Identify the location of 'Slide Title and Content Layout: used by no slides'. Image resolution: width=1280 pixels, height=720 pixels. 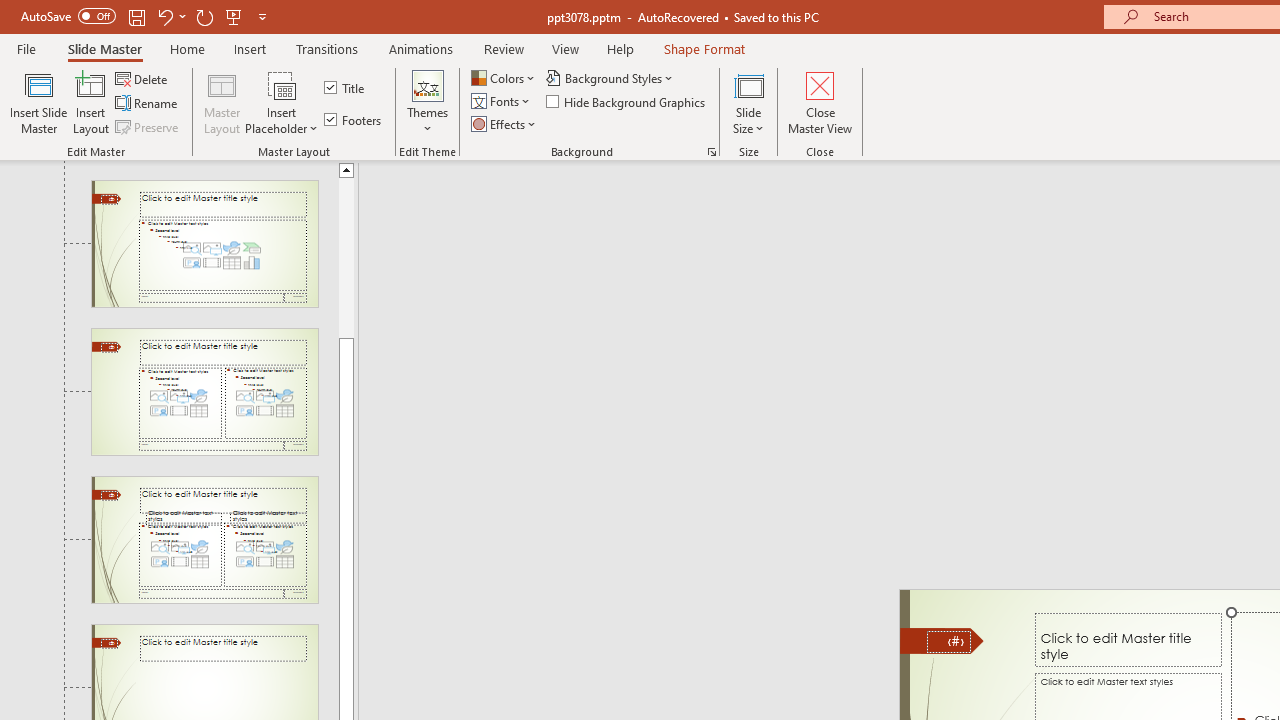
(204, 242).